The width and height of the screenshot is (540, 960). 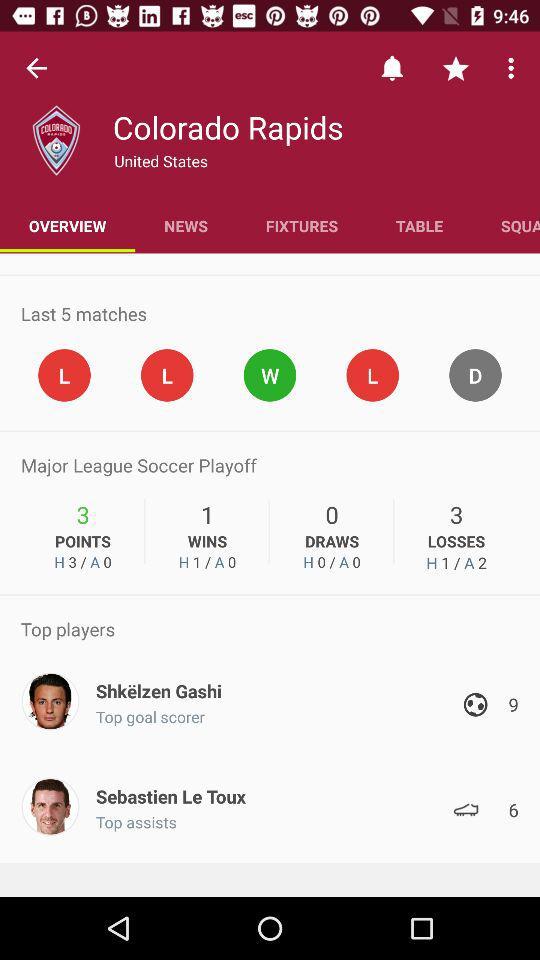 I want to click on the first circle with letter l inside it shown below last 5 matches, so click(x=64, y=374).